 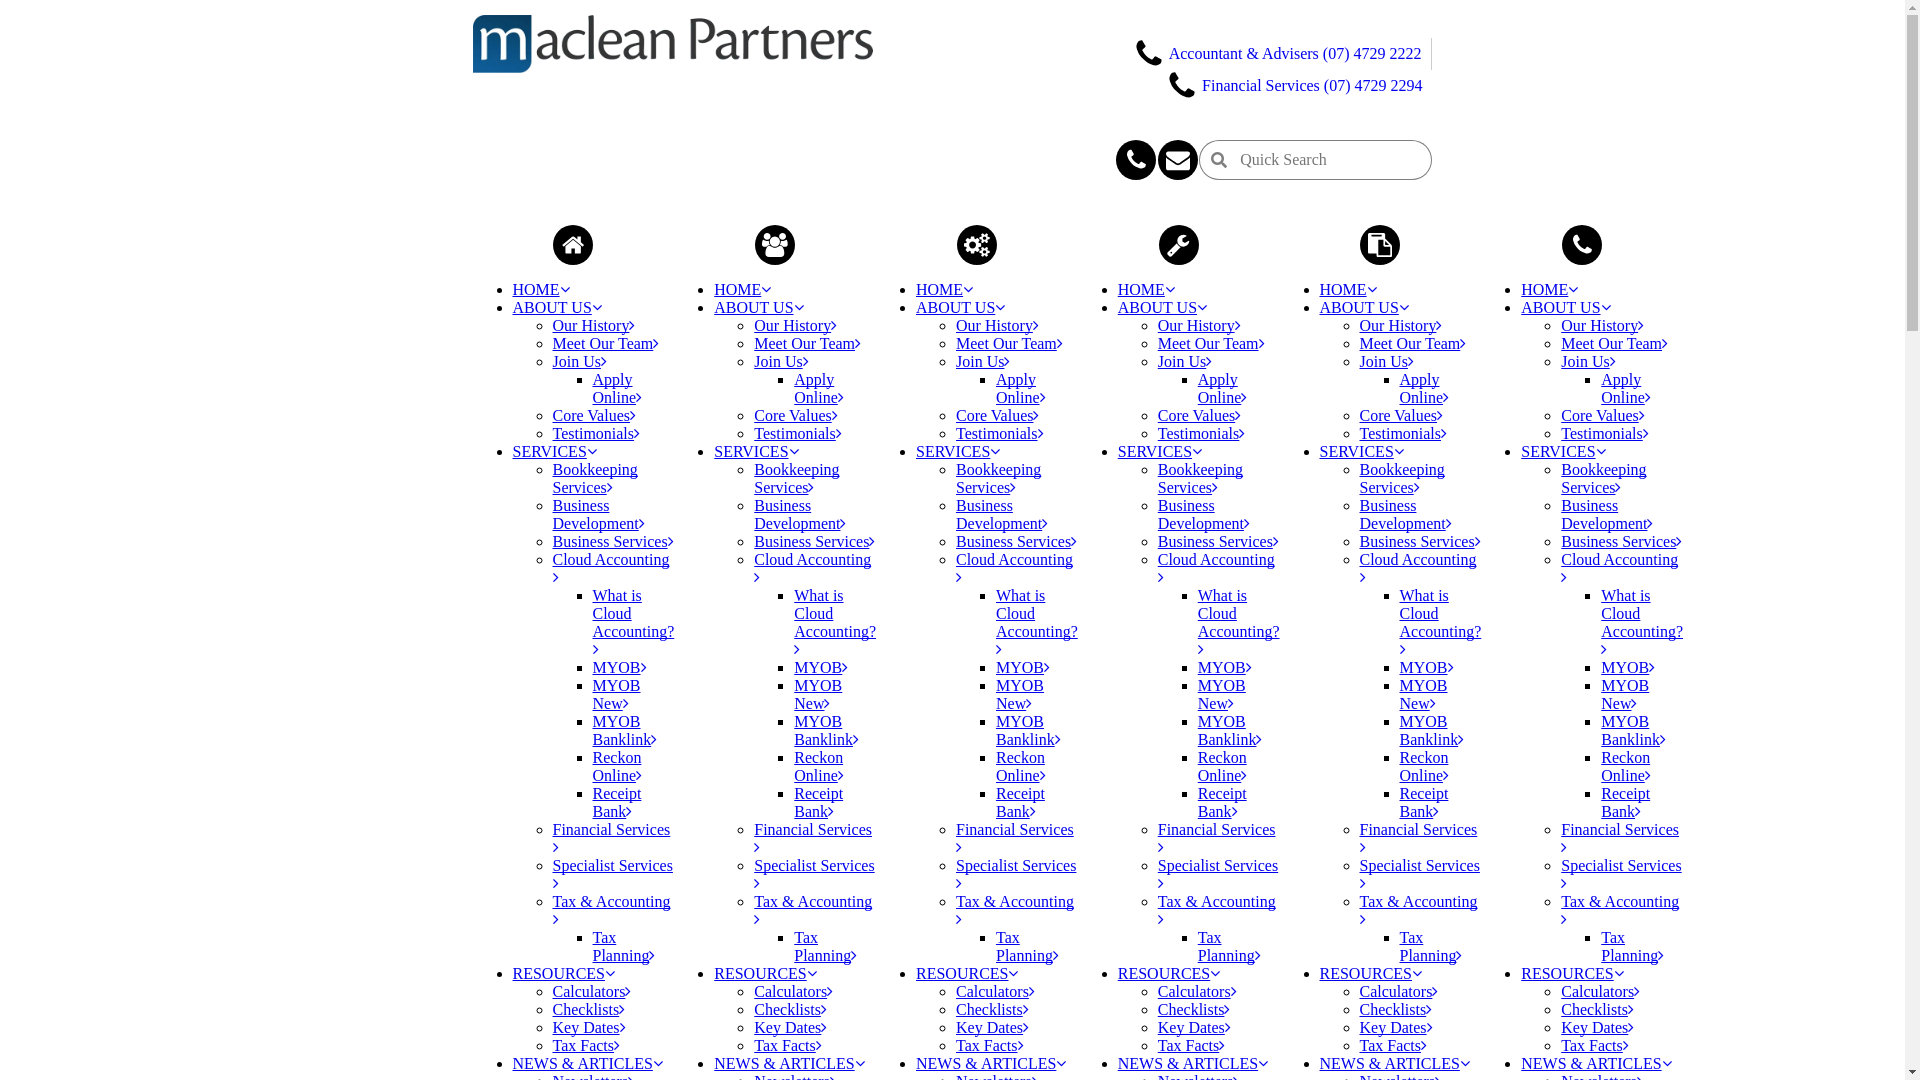 What do you see at coordinates (794, 324) in the screenshot?
I see `'Our History'` at bounding box center [794, 324].